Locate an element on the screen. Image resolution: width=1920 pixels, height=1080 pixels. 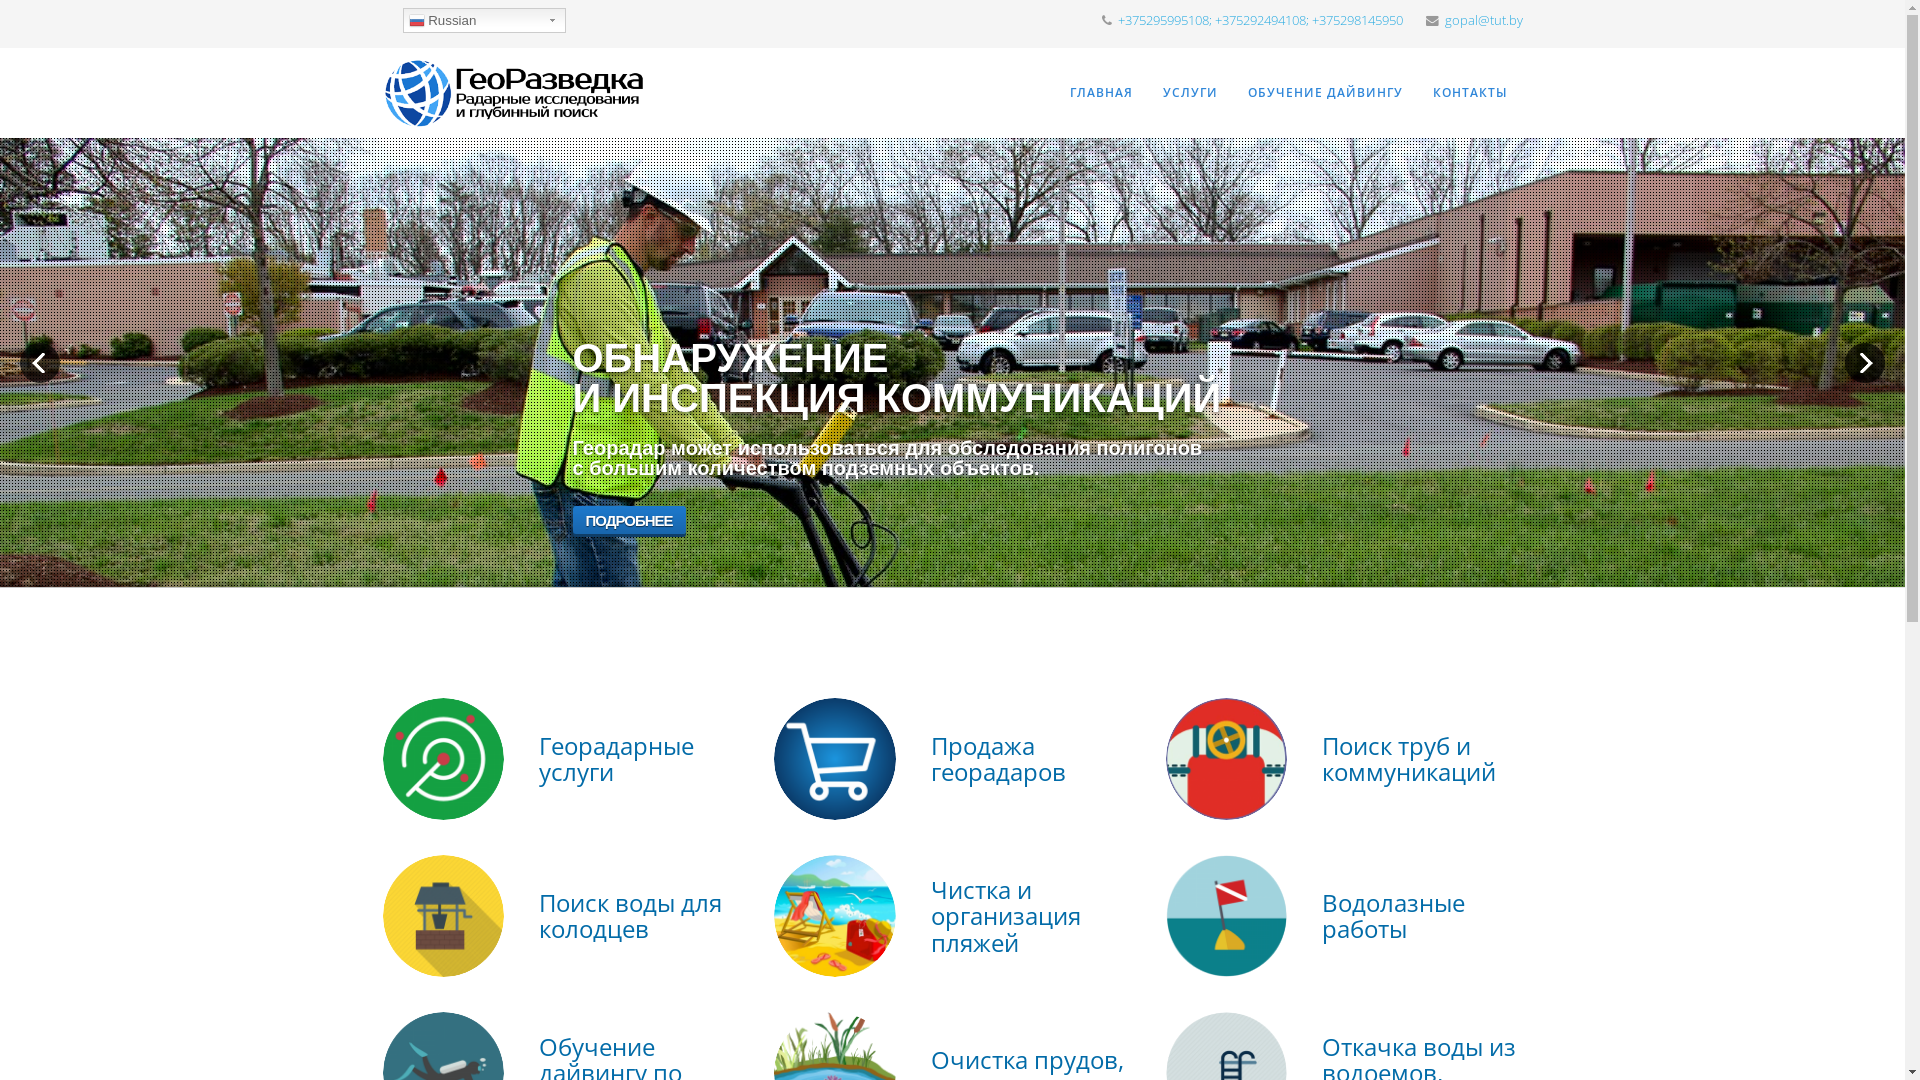
'+375295995108; +375292494108; +375298145950' is located at coordinates (1259, 20).